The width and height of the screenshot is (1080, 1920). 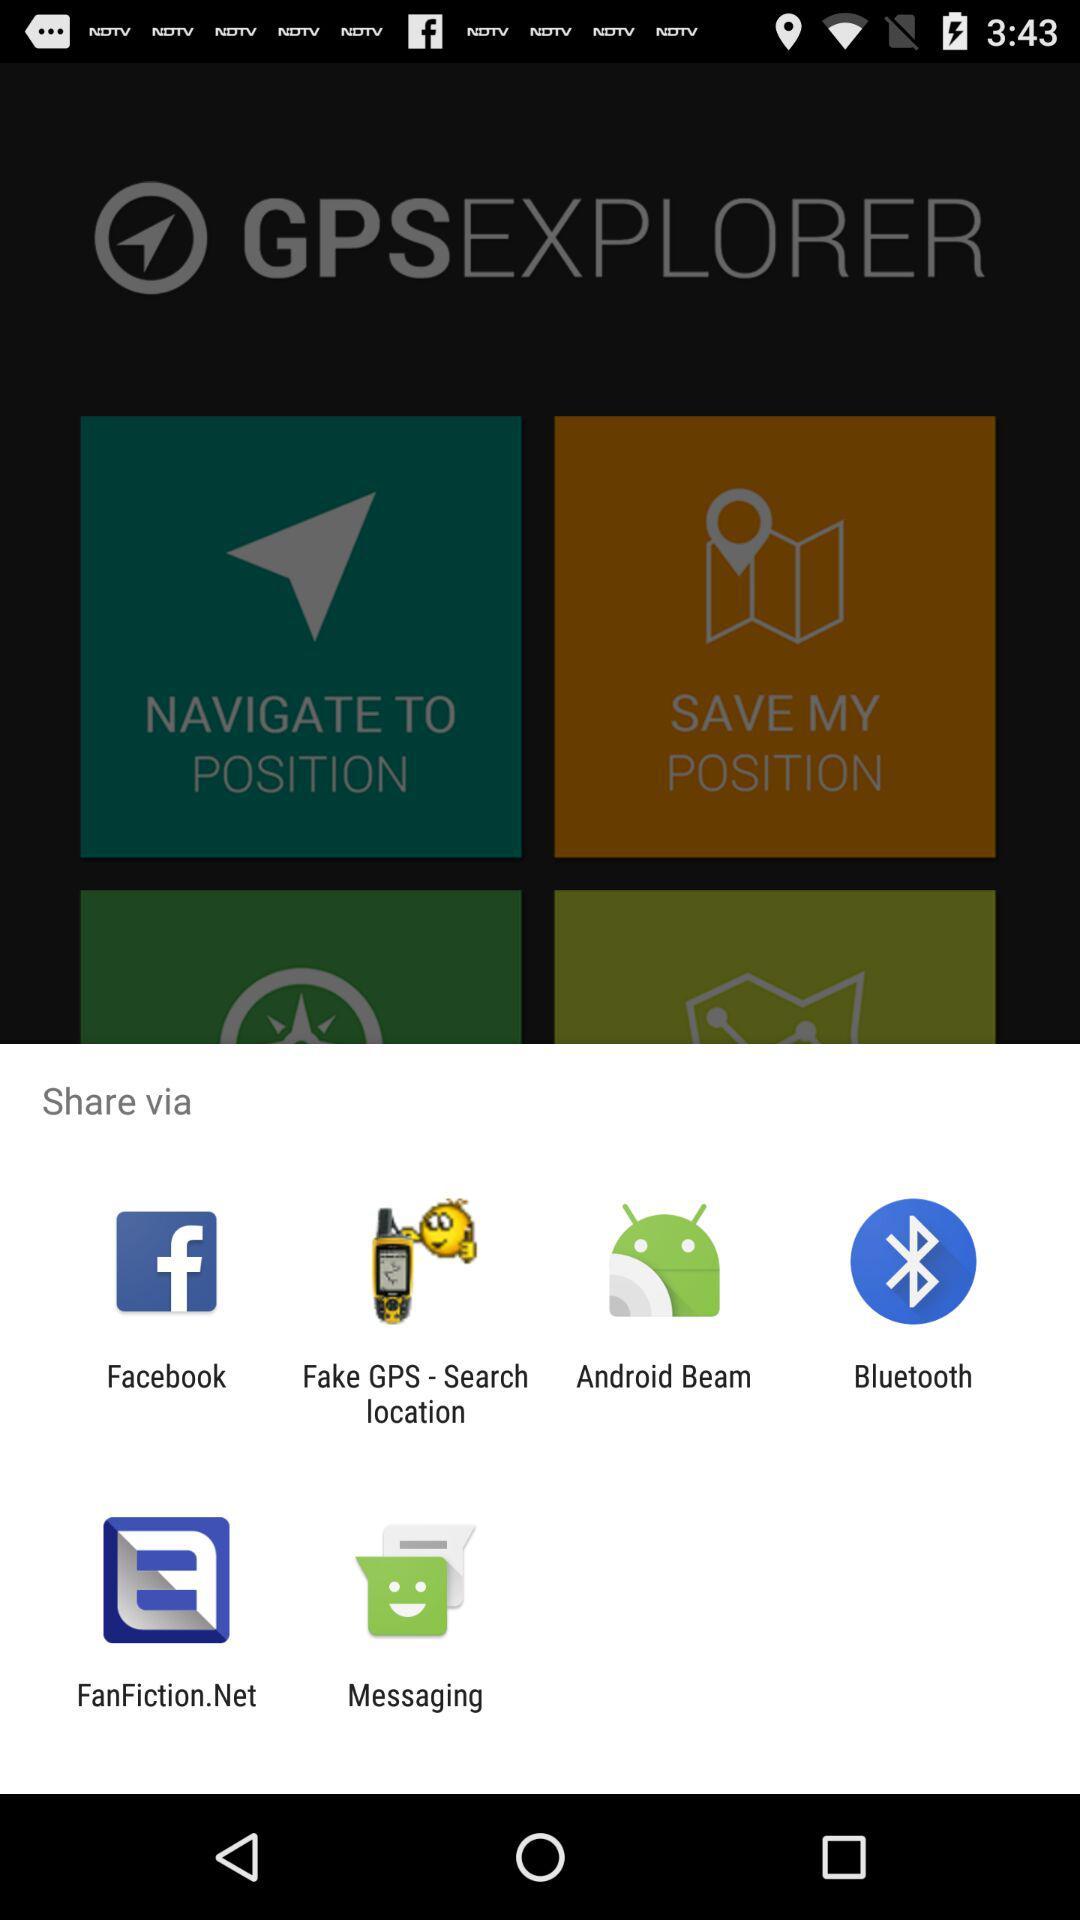 I want to click on item next to the fanfiction.net icon, so click(x=414, y=1711).